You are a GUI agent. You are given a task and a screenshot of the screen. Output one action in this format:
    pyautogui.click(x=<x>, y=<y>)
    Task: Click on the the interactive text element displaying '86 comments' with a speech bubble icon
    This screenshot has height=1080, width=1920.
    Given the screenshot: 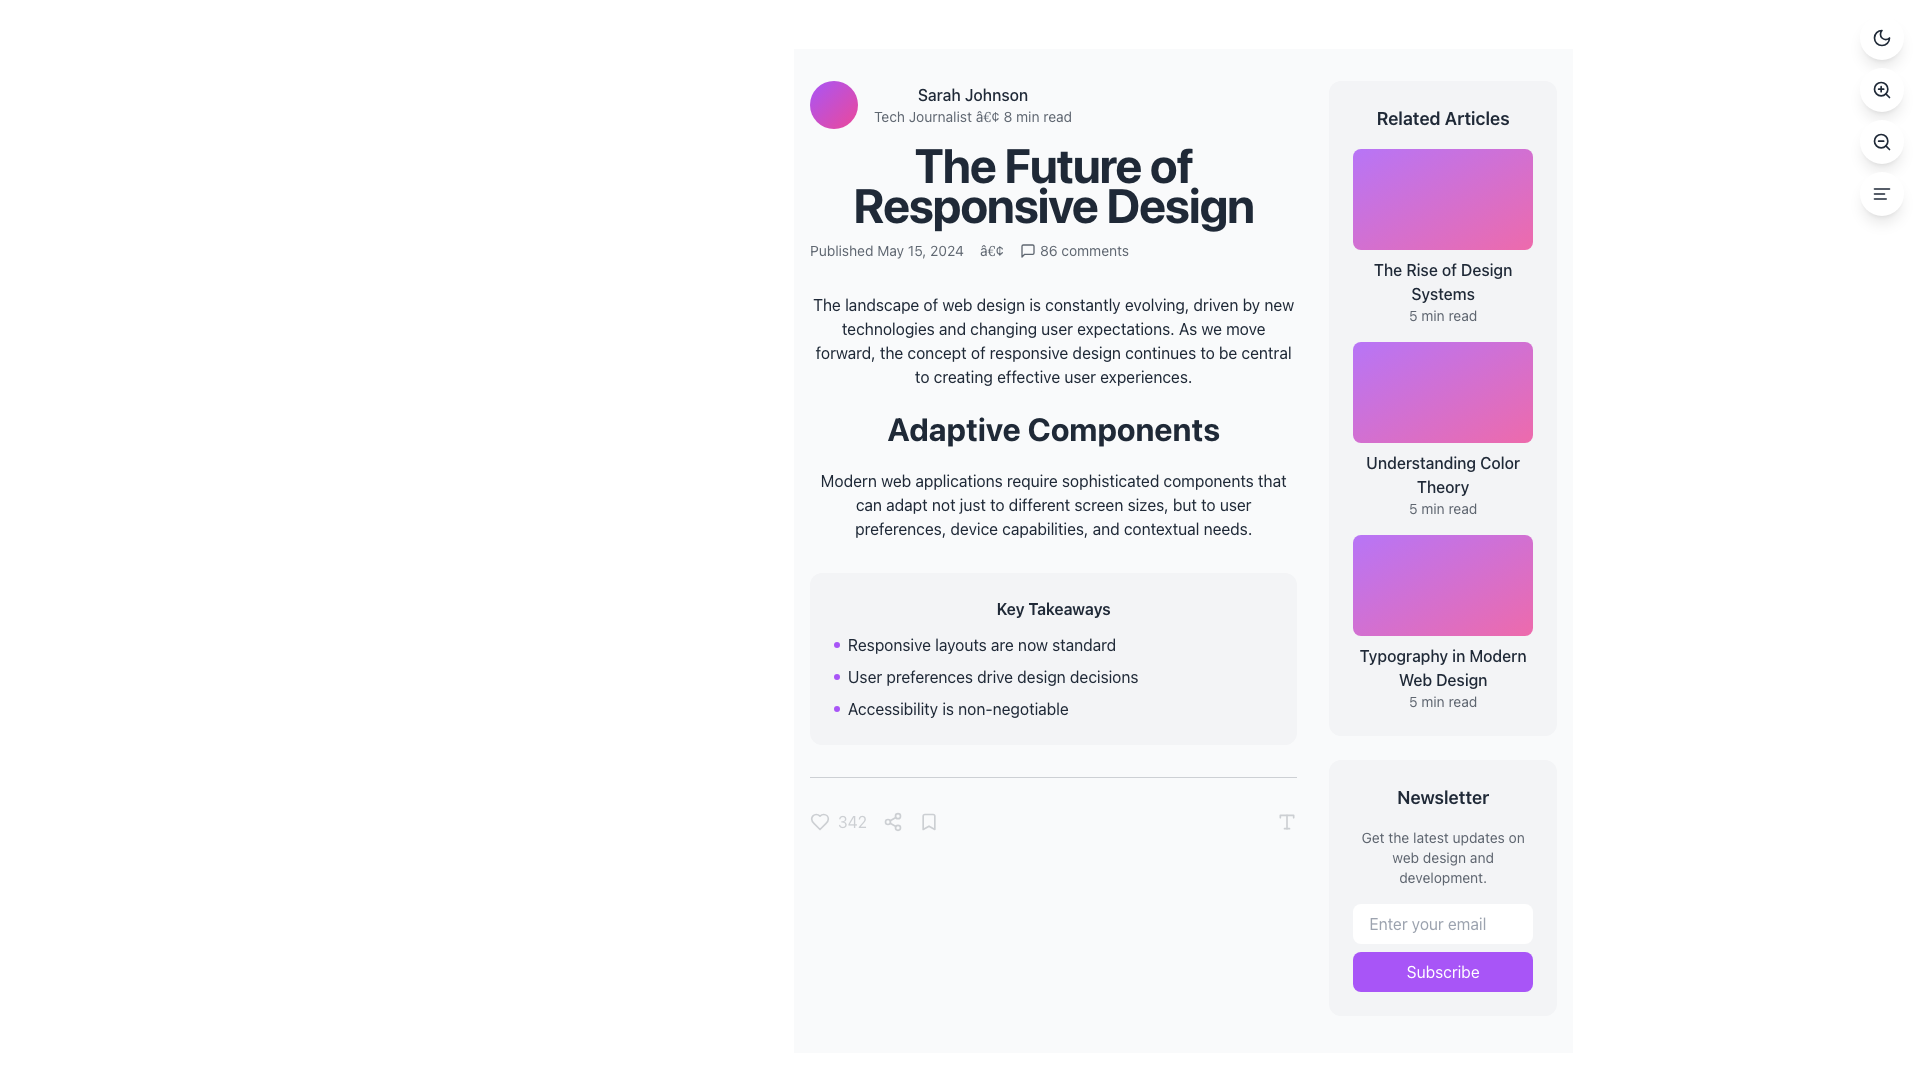 What is the action you would take?
    pyautogui.click(x=1073, y=249)
    